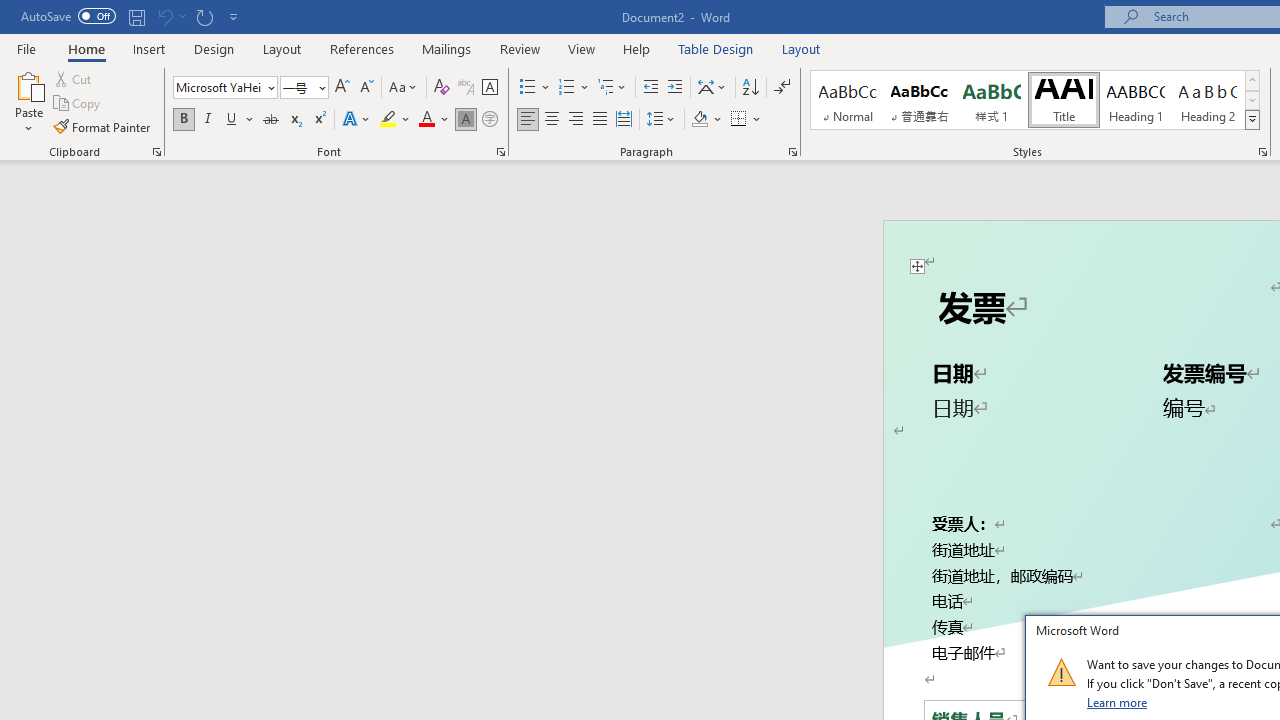 The height and width of the screenshot is (720, 1280). I want to click on 'AutomationID: QuickStylesGallery', so click(1036, 100).